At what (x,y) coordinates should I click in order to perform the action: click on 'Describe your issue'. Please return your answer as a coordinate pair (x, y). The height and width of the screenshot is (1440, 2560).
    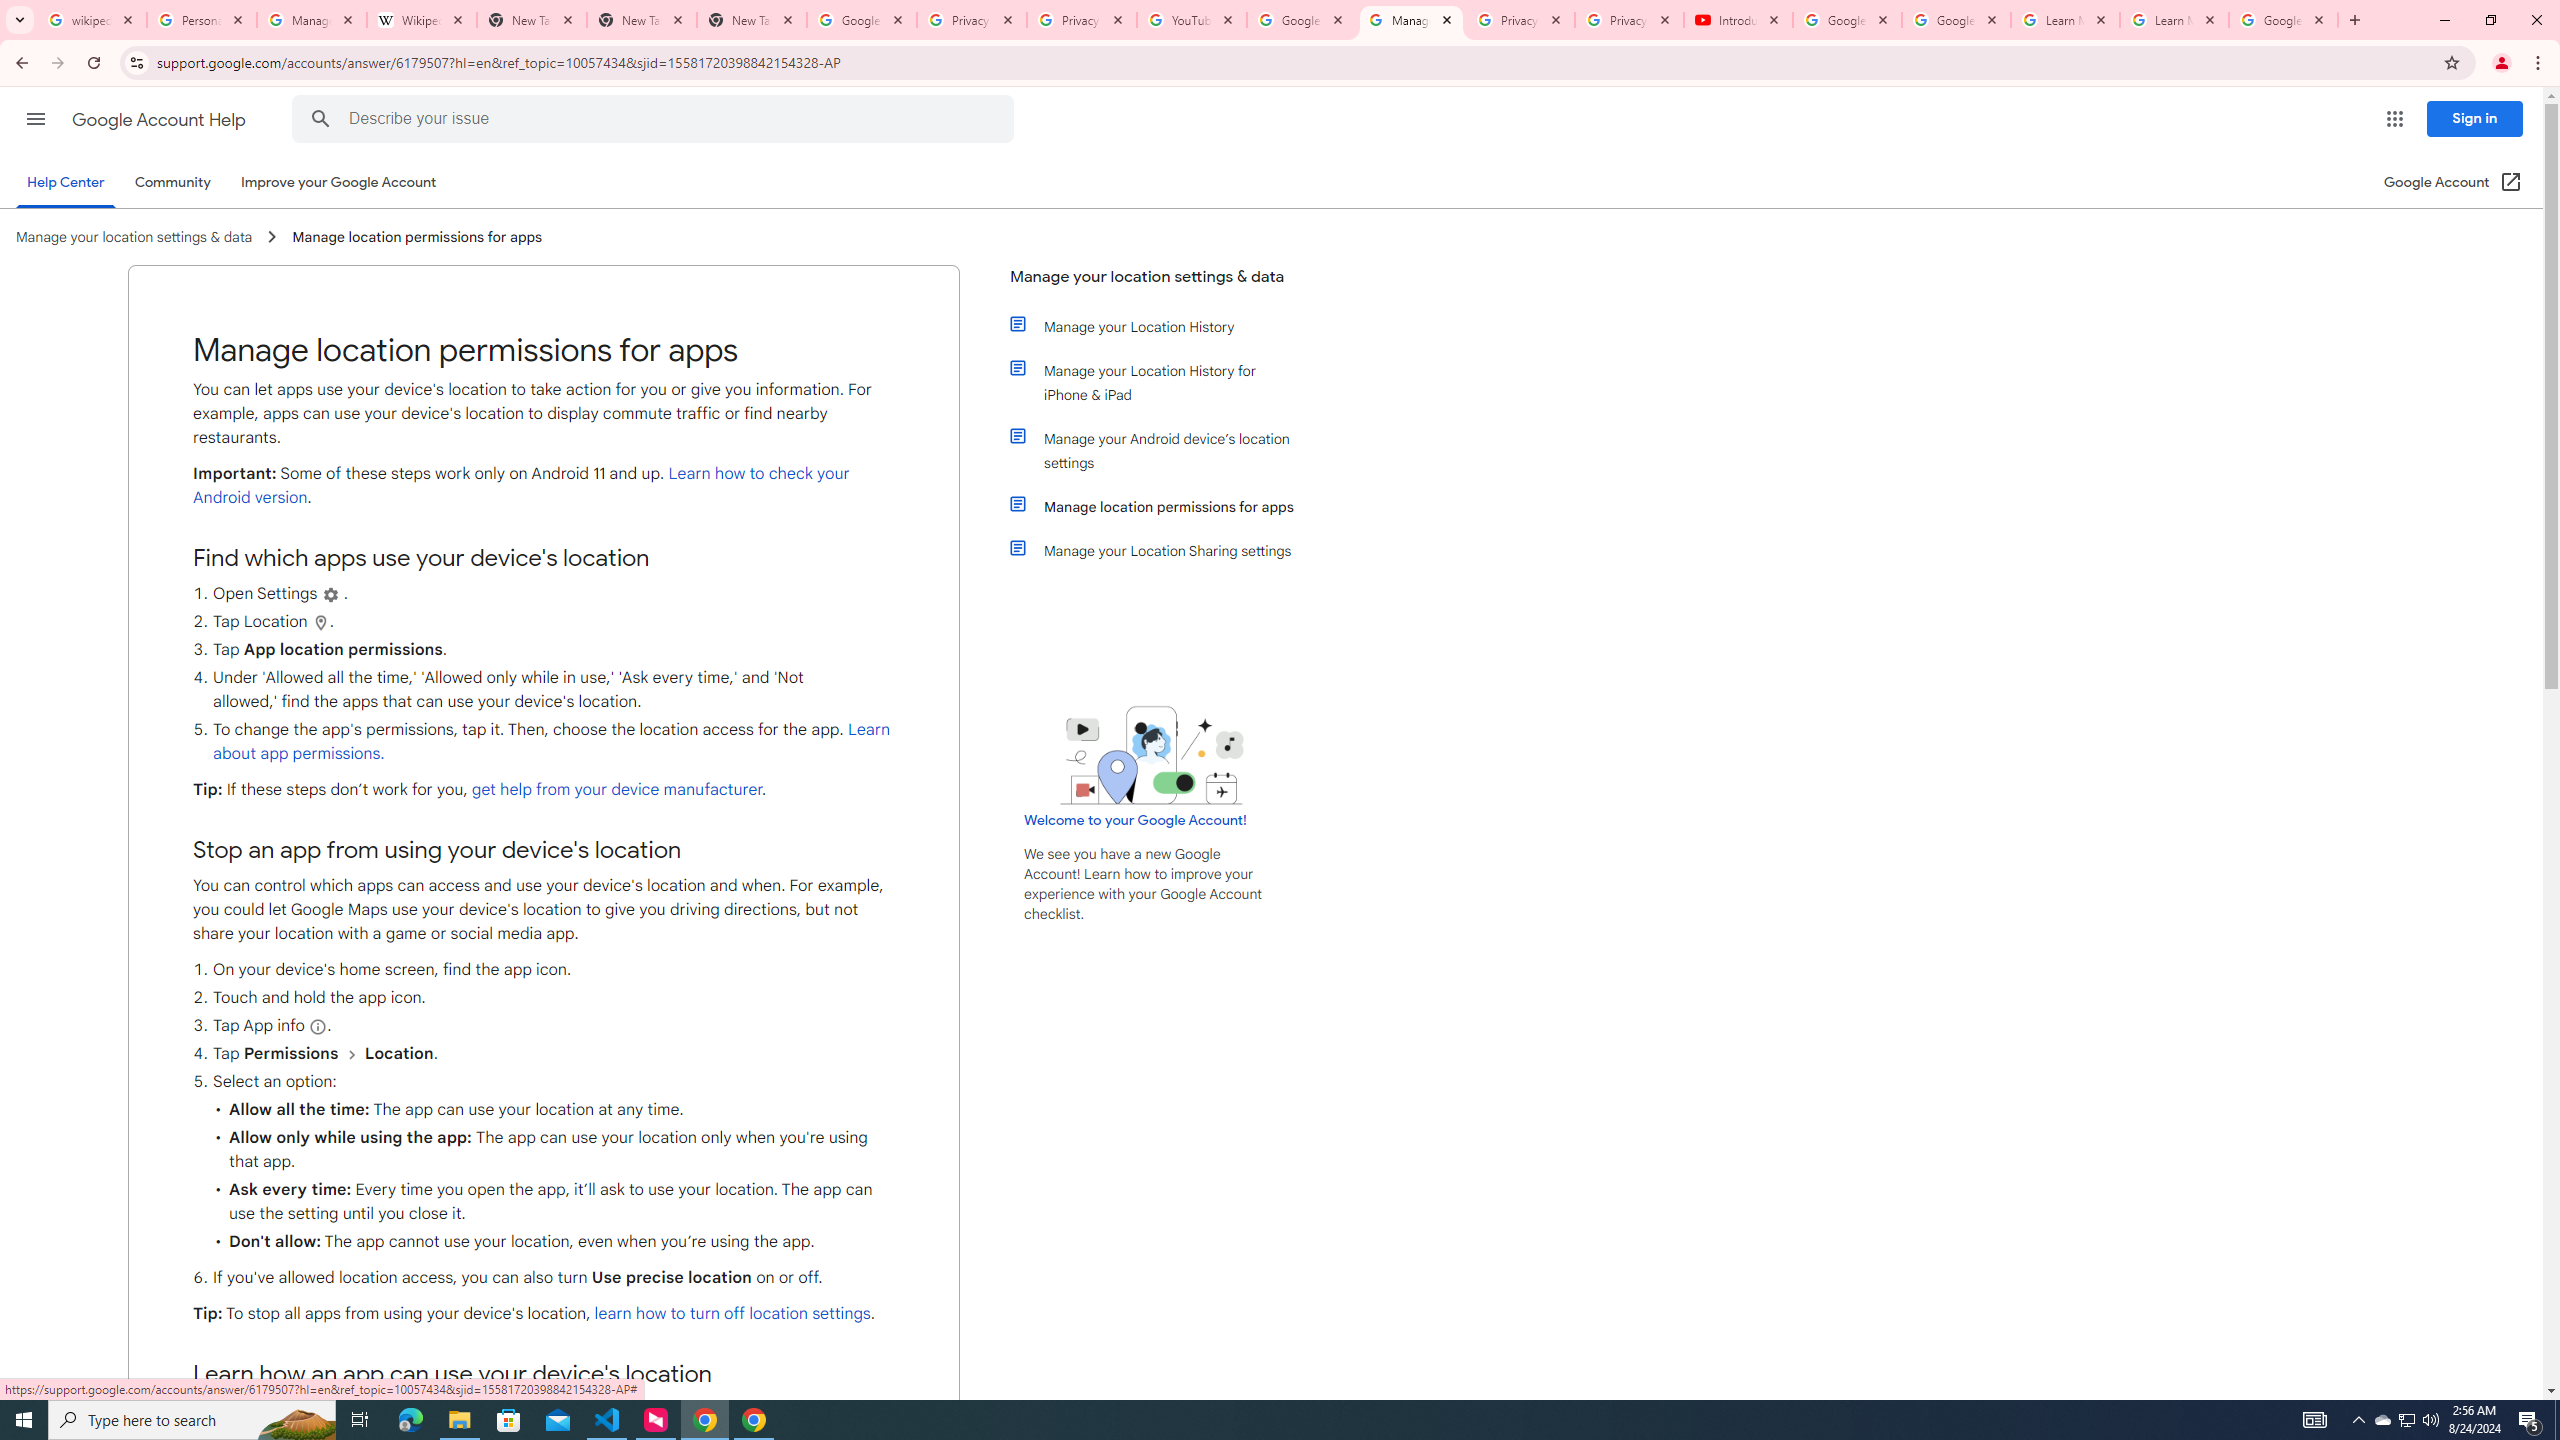
    Looking at the image, I should click on (656, 118).